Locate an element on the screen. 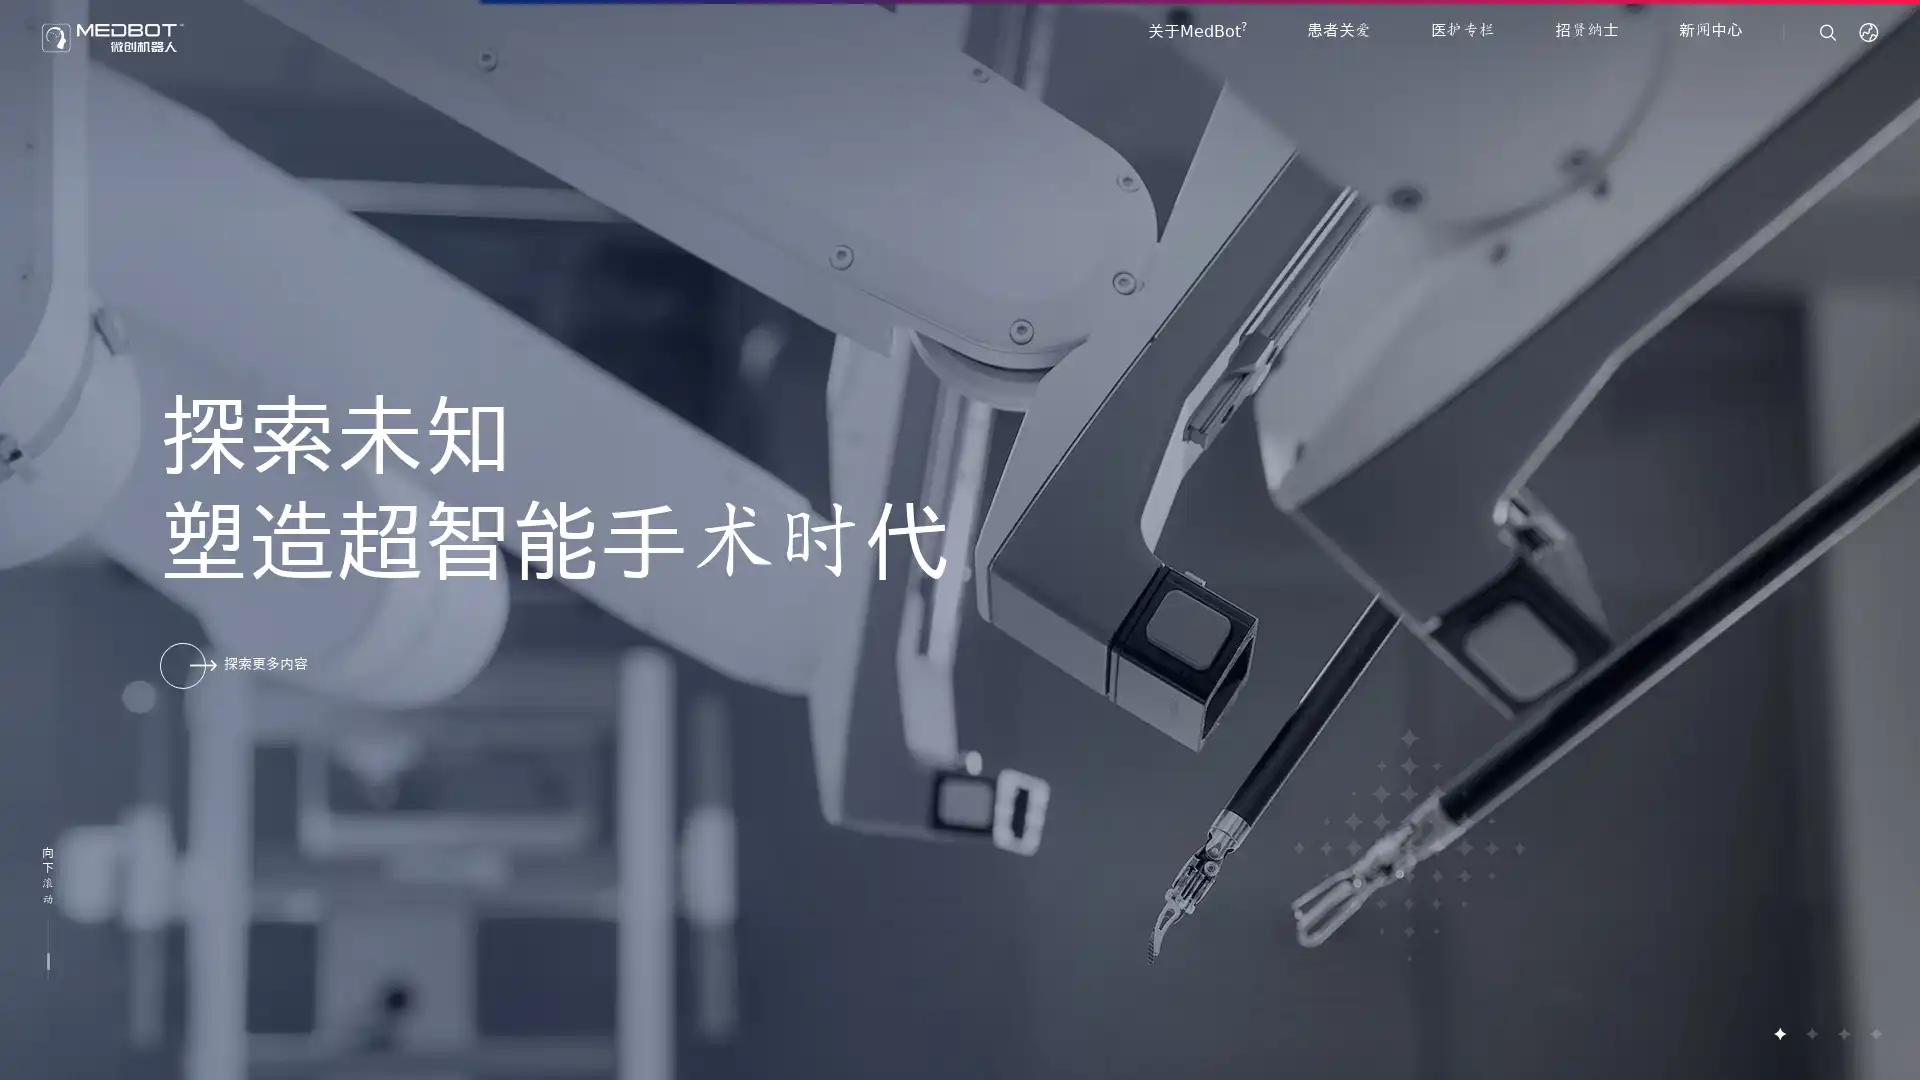  Go to slide 1 is located at coordinates (1779, 1033).